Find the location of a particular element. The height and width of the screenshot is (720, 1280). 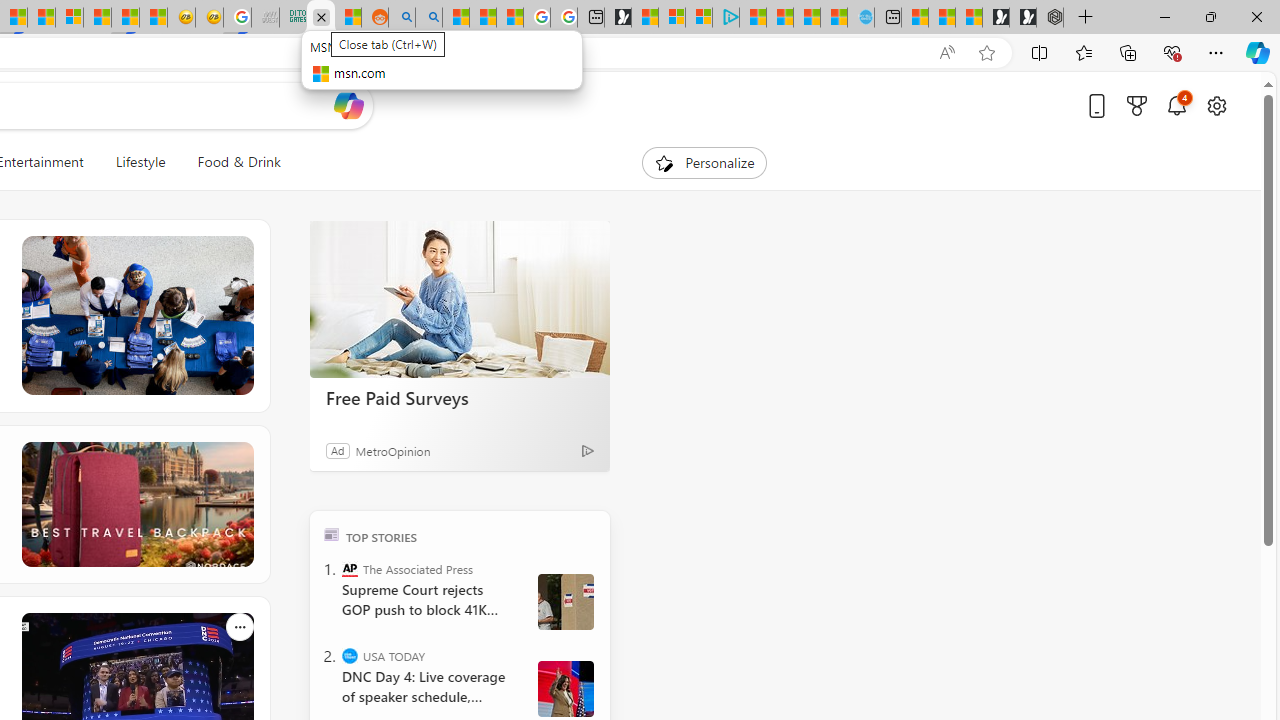

'Lifestyle' is located at coordinates (139, 162).